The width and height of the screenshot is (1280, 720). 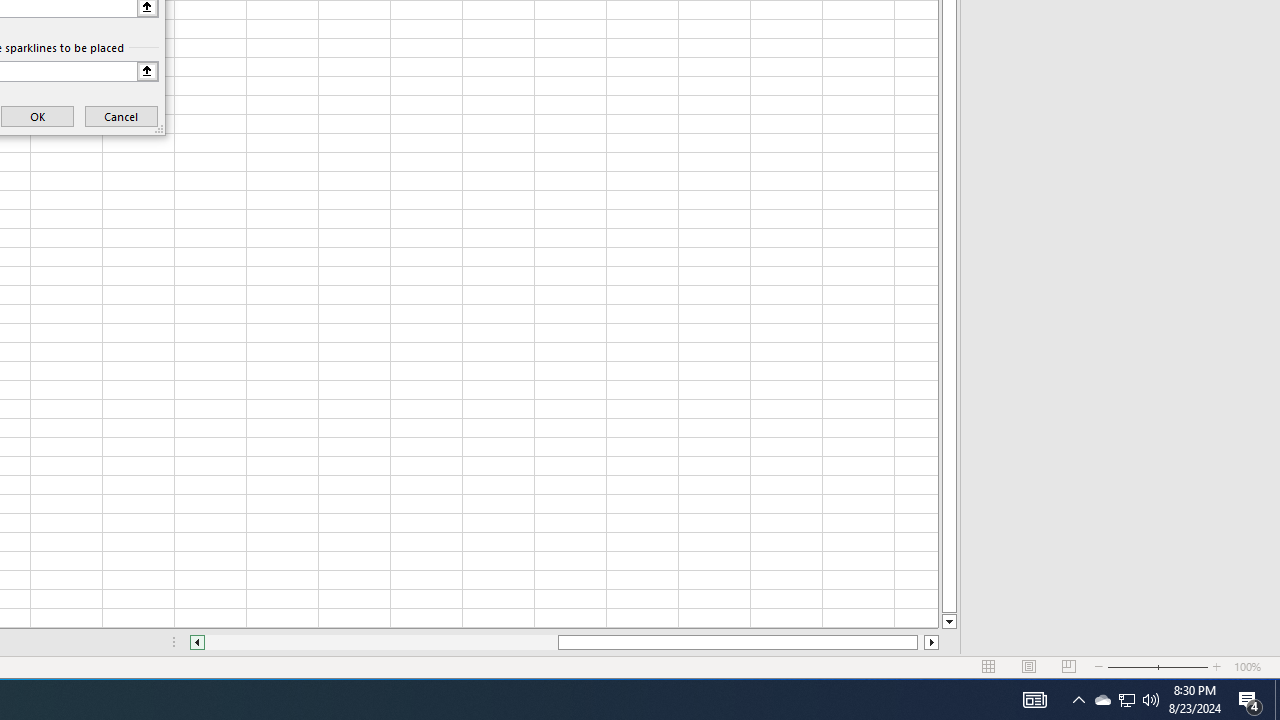 What do you see at coordinates (1132, 667) in the screenshot?
I see `'Zoom Out'` at bounding box center [1132, 667].